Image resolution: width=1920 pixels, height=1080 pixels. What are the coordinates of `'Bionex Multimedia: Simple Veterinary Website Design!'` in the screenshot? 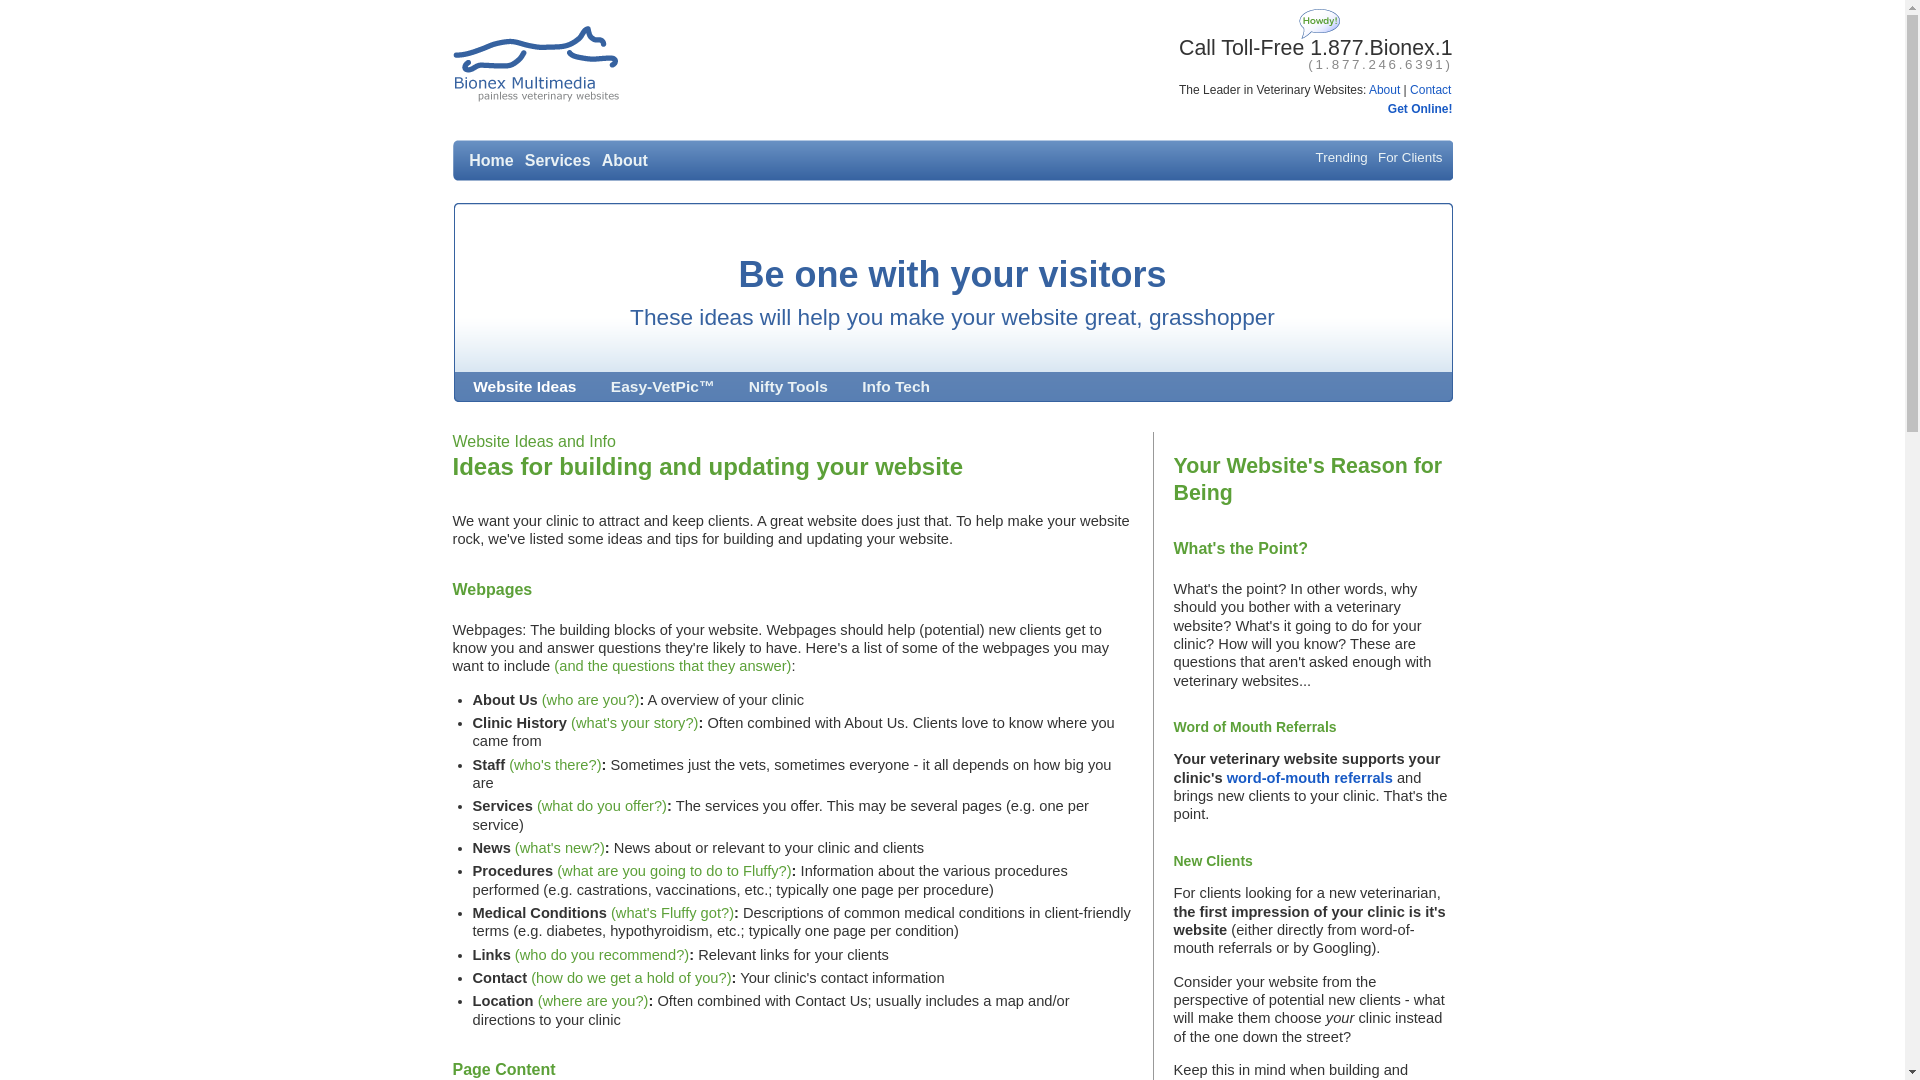 It's located at (535, 64).